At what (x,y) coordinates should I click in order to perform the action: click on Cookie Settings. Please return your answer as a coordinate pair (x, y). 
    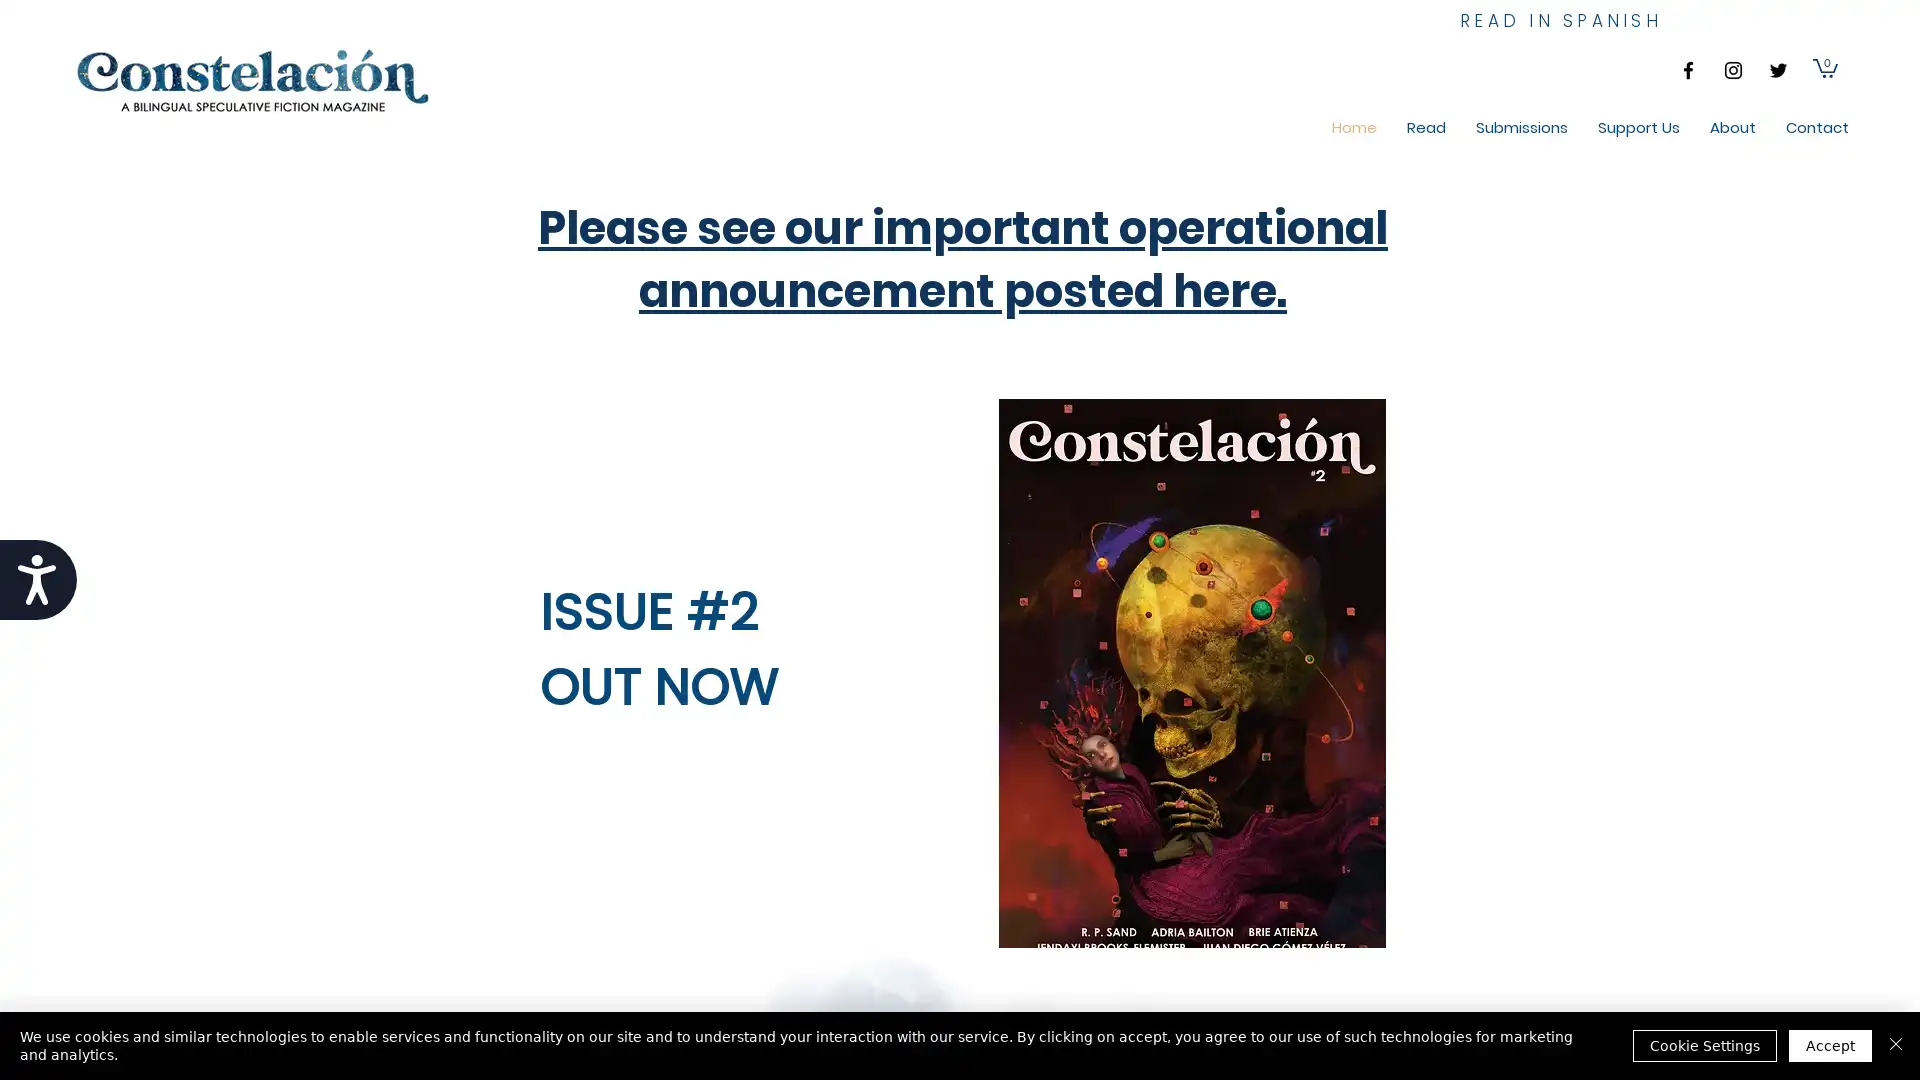
    Looking at the image, I should click on (1703, 1044).